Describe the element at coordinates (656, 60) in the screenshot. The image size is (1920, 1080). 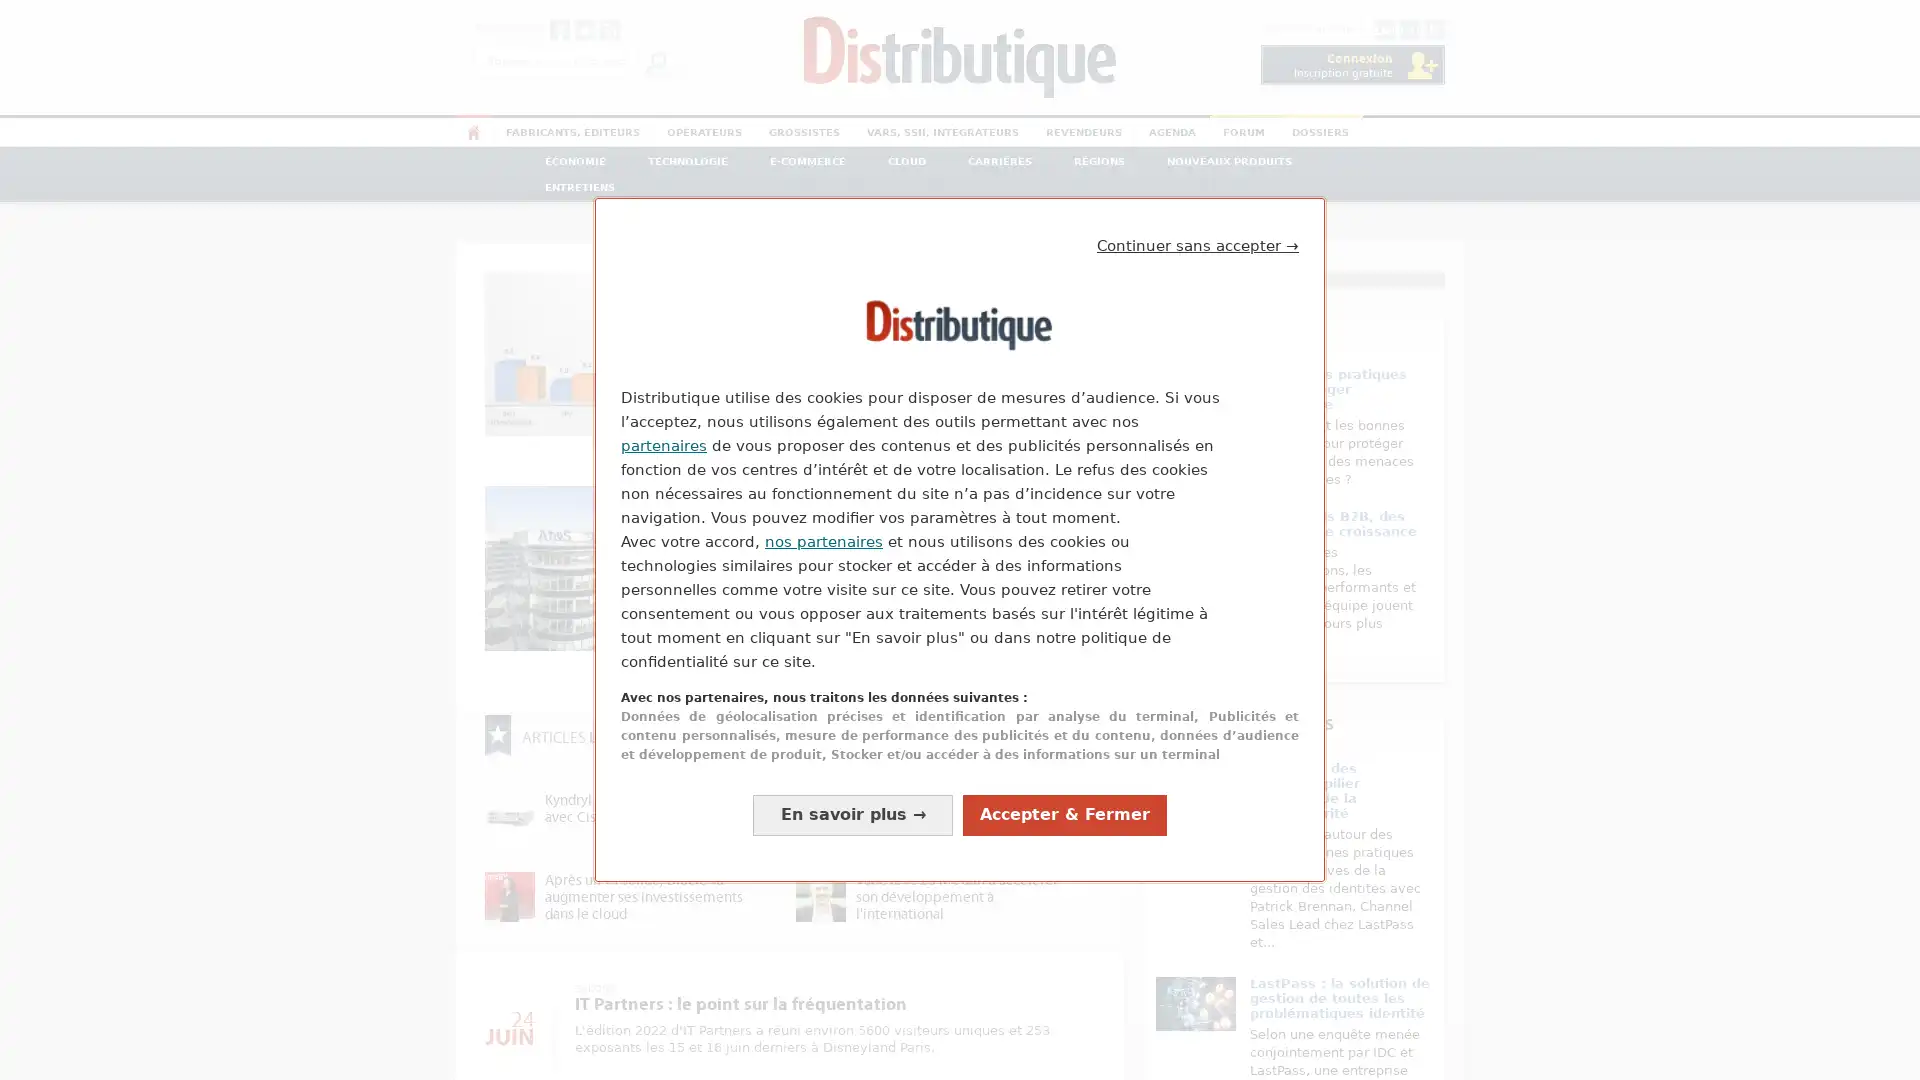
I see `Ok` at that location.